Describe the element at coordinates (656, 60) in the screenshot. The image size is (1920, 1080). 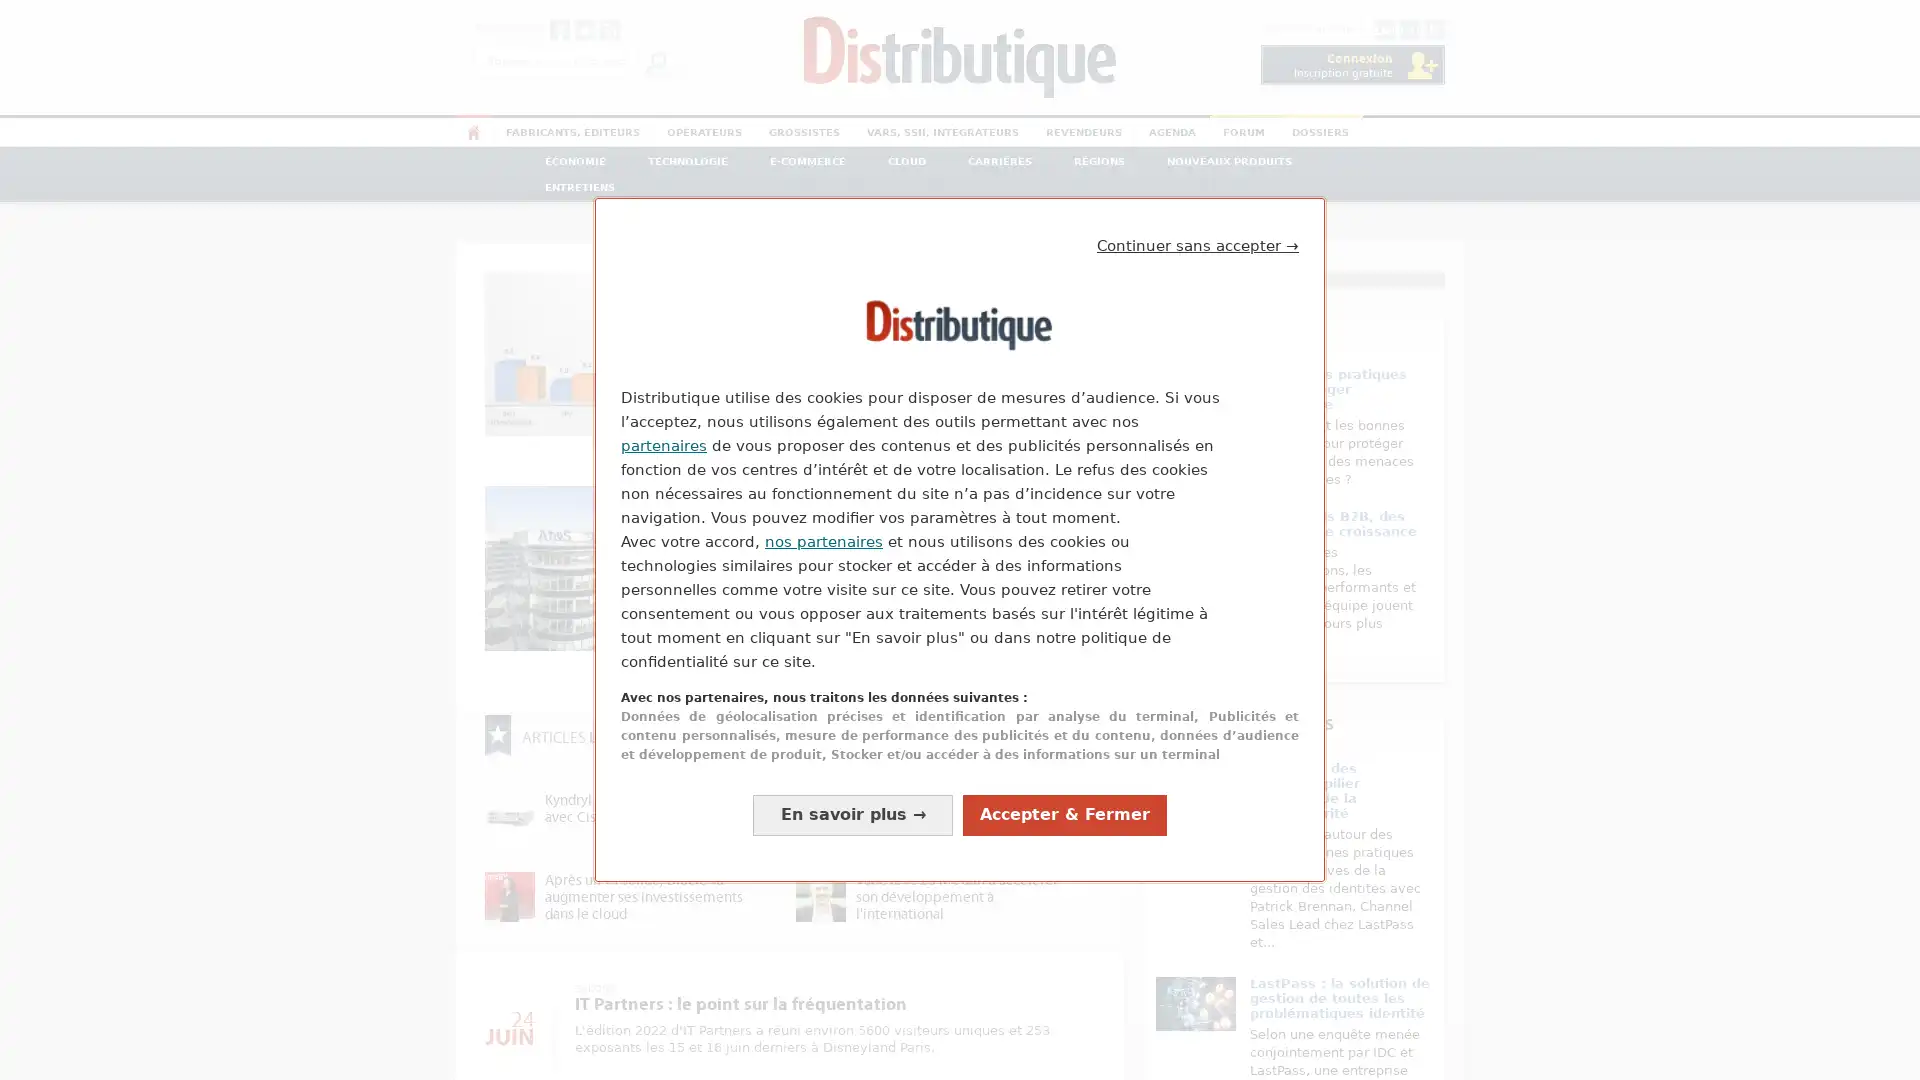
I see `Ok` at that location.